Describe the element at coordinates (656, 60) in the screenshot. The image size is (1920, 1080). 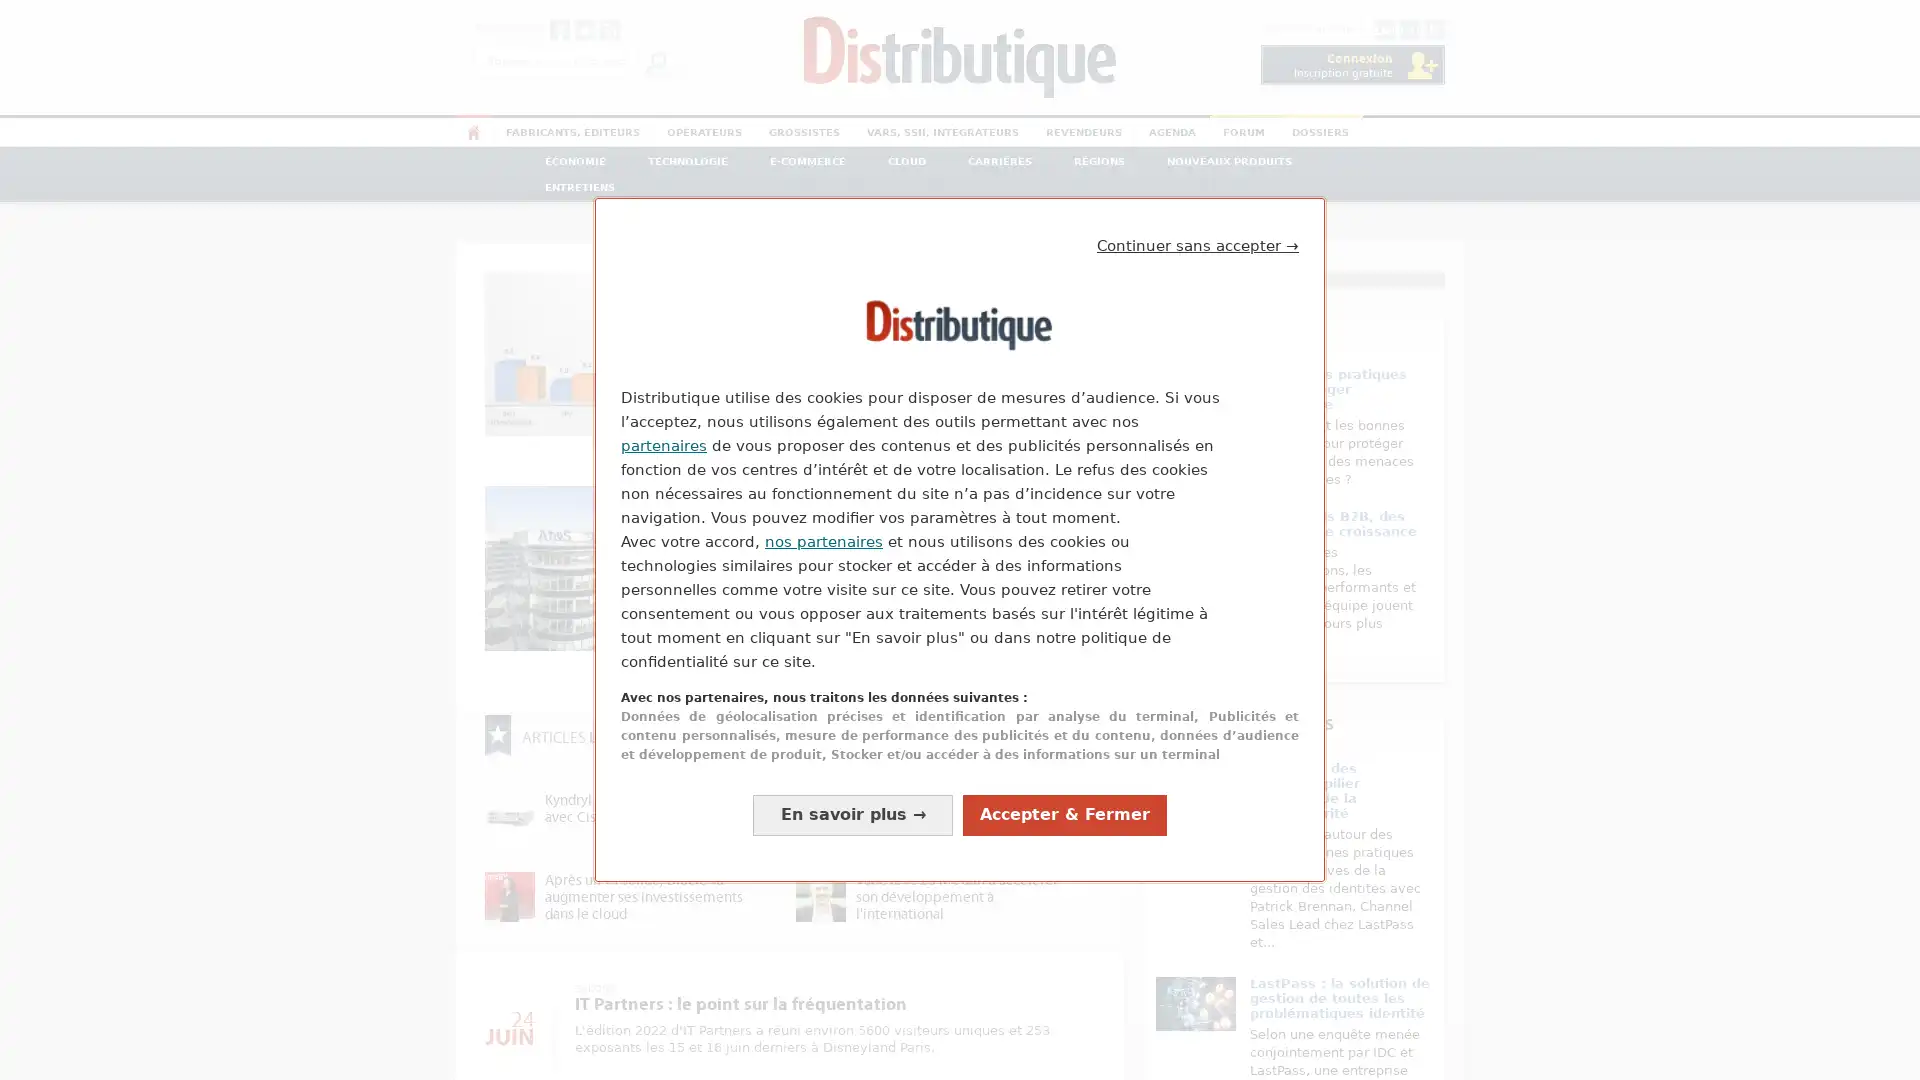
I see `Ok` at that location.